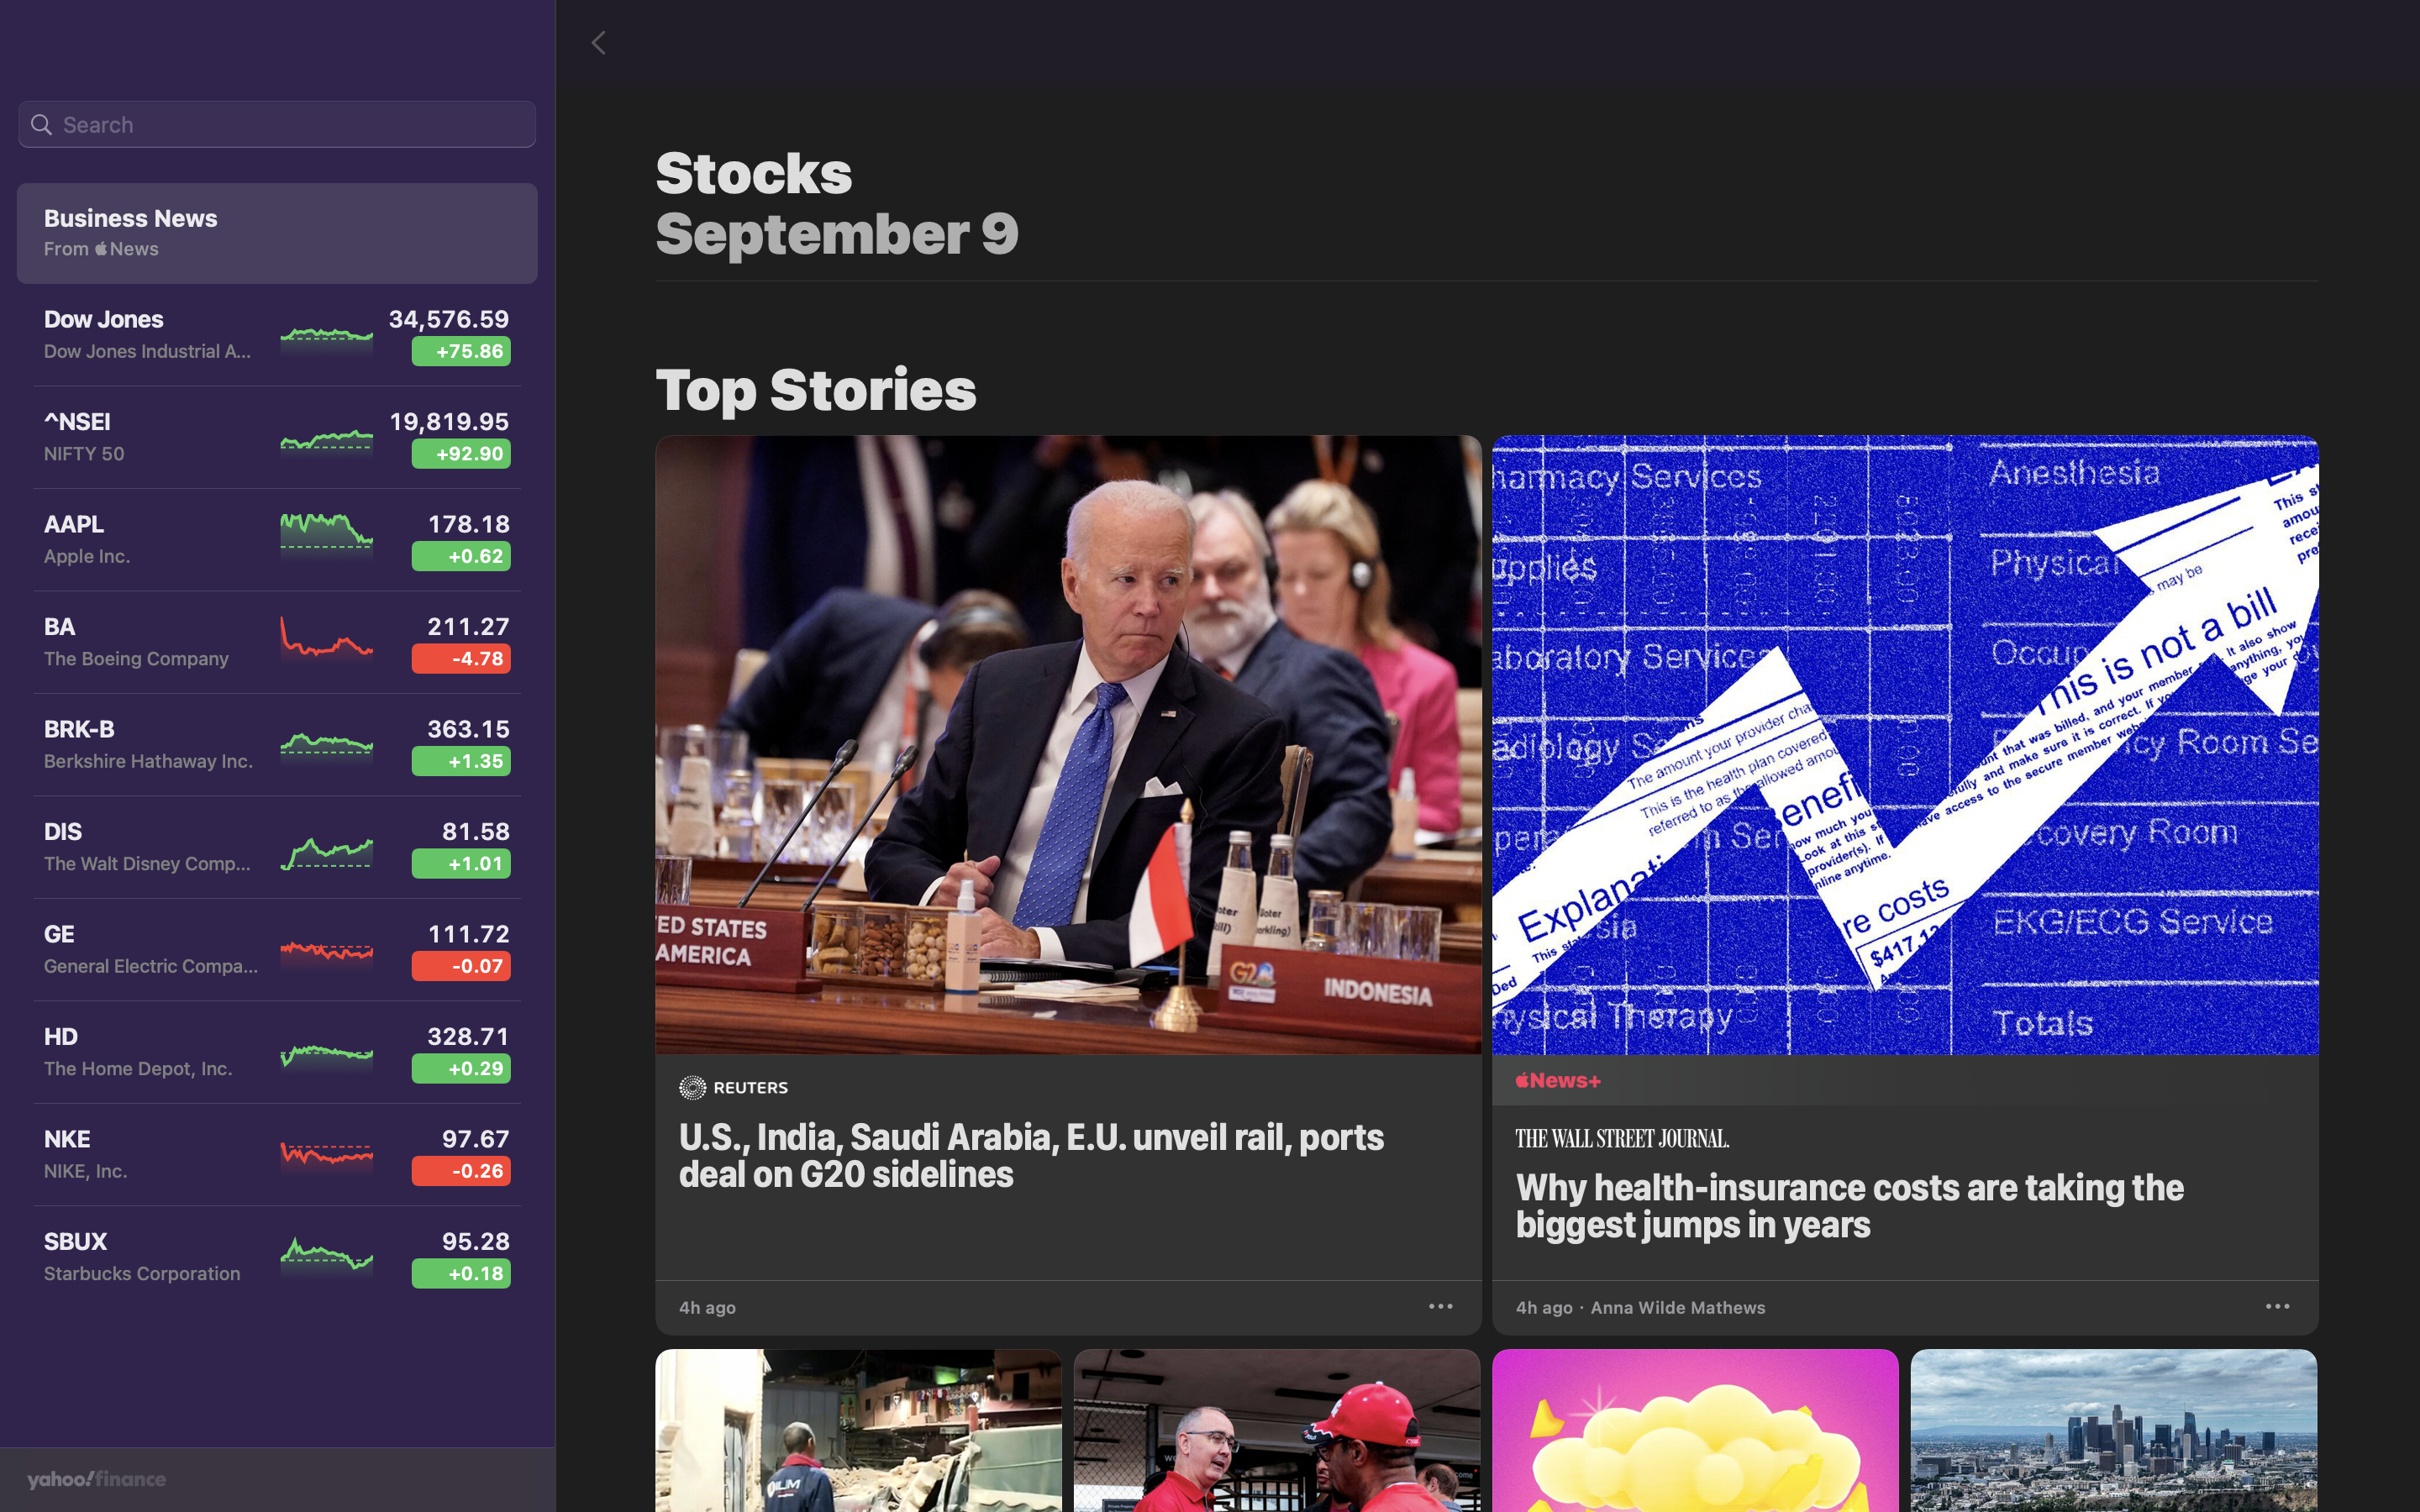  Describe the element at coordinates (1443, 1303) in the screenshot. I see `Keep a copy of the G20 news item` at that location.